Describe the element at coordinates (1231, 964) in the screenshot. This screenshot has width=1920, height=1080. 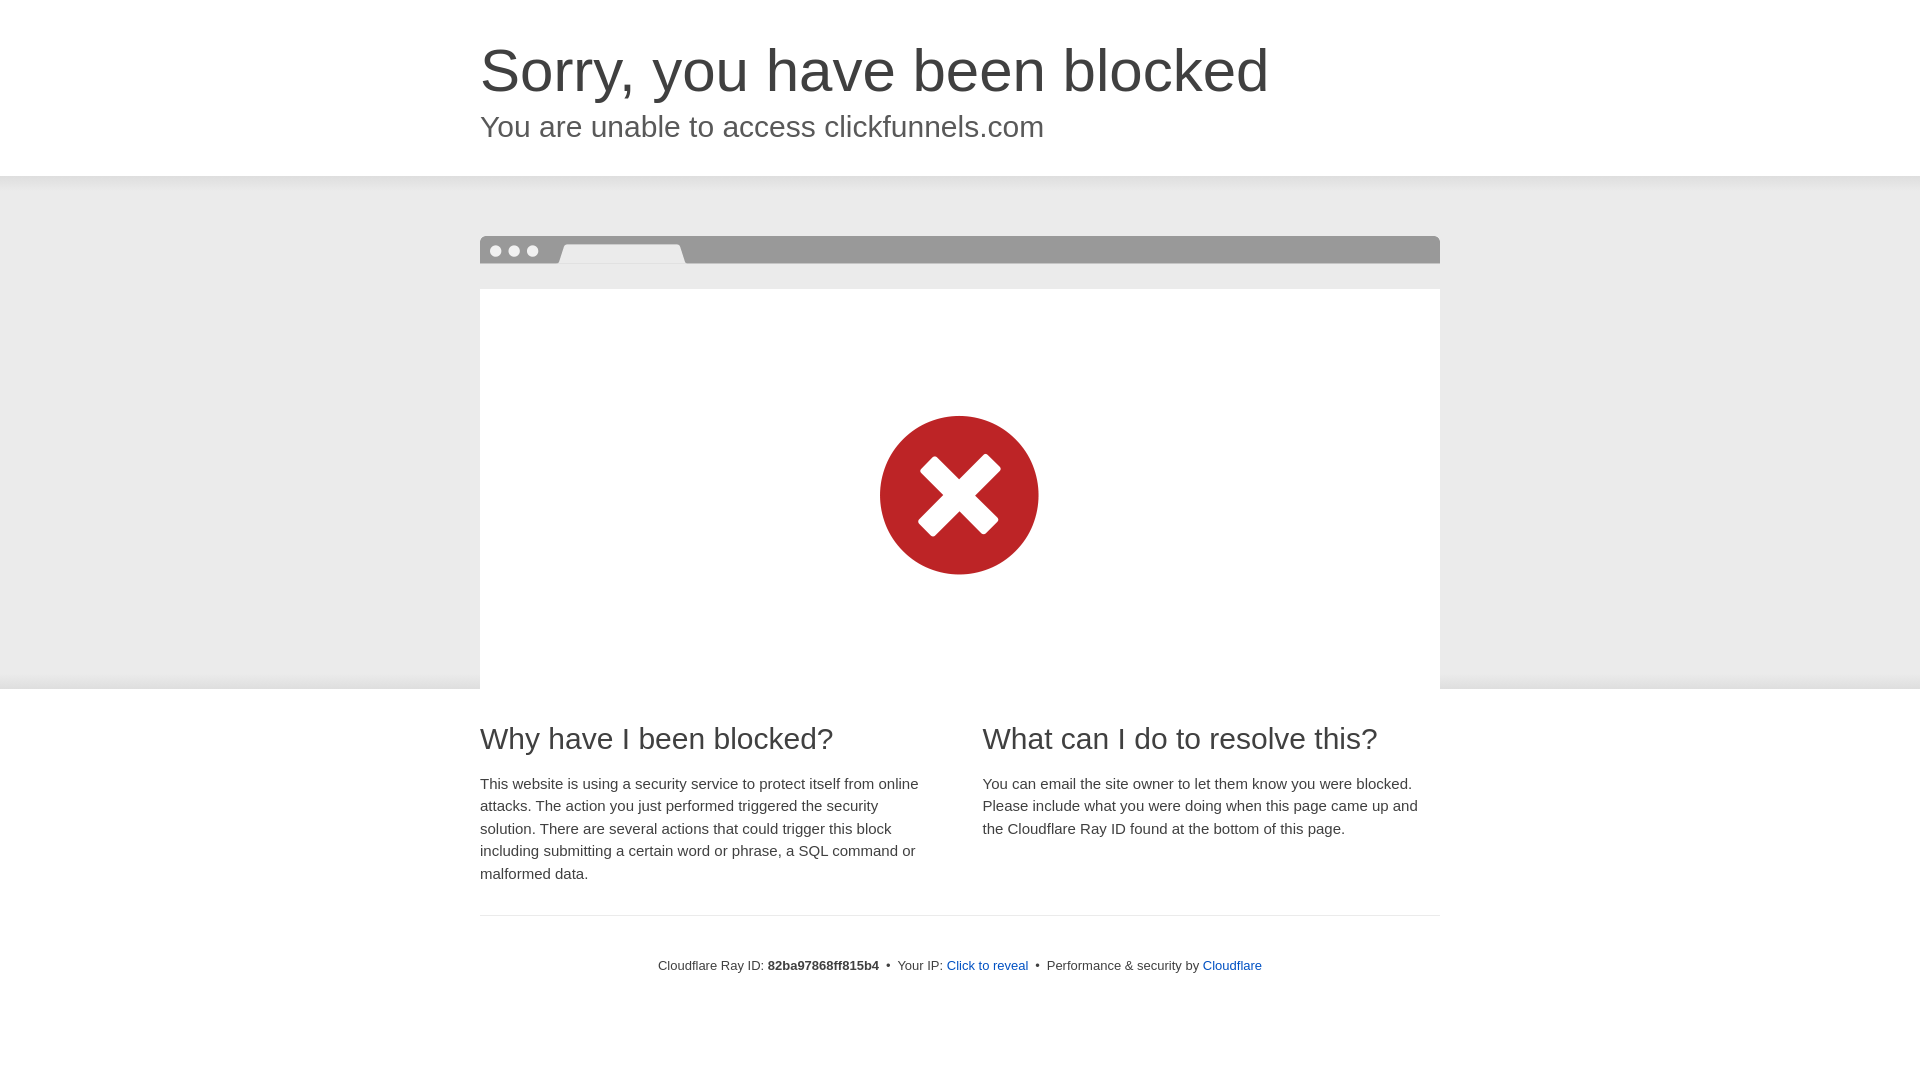
I see `'Cloudflare'` at that location.